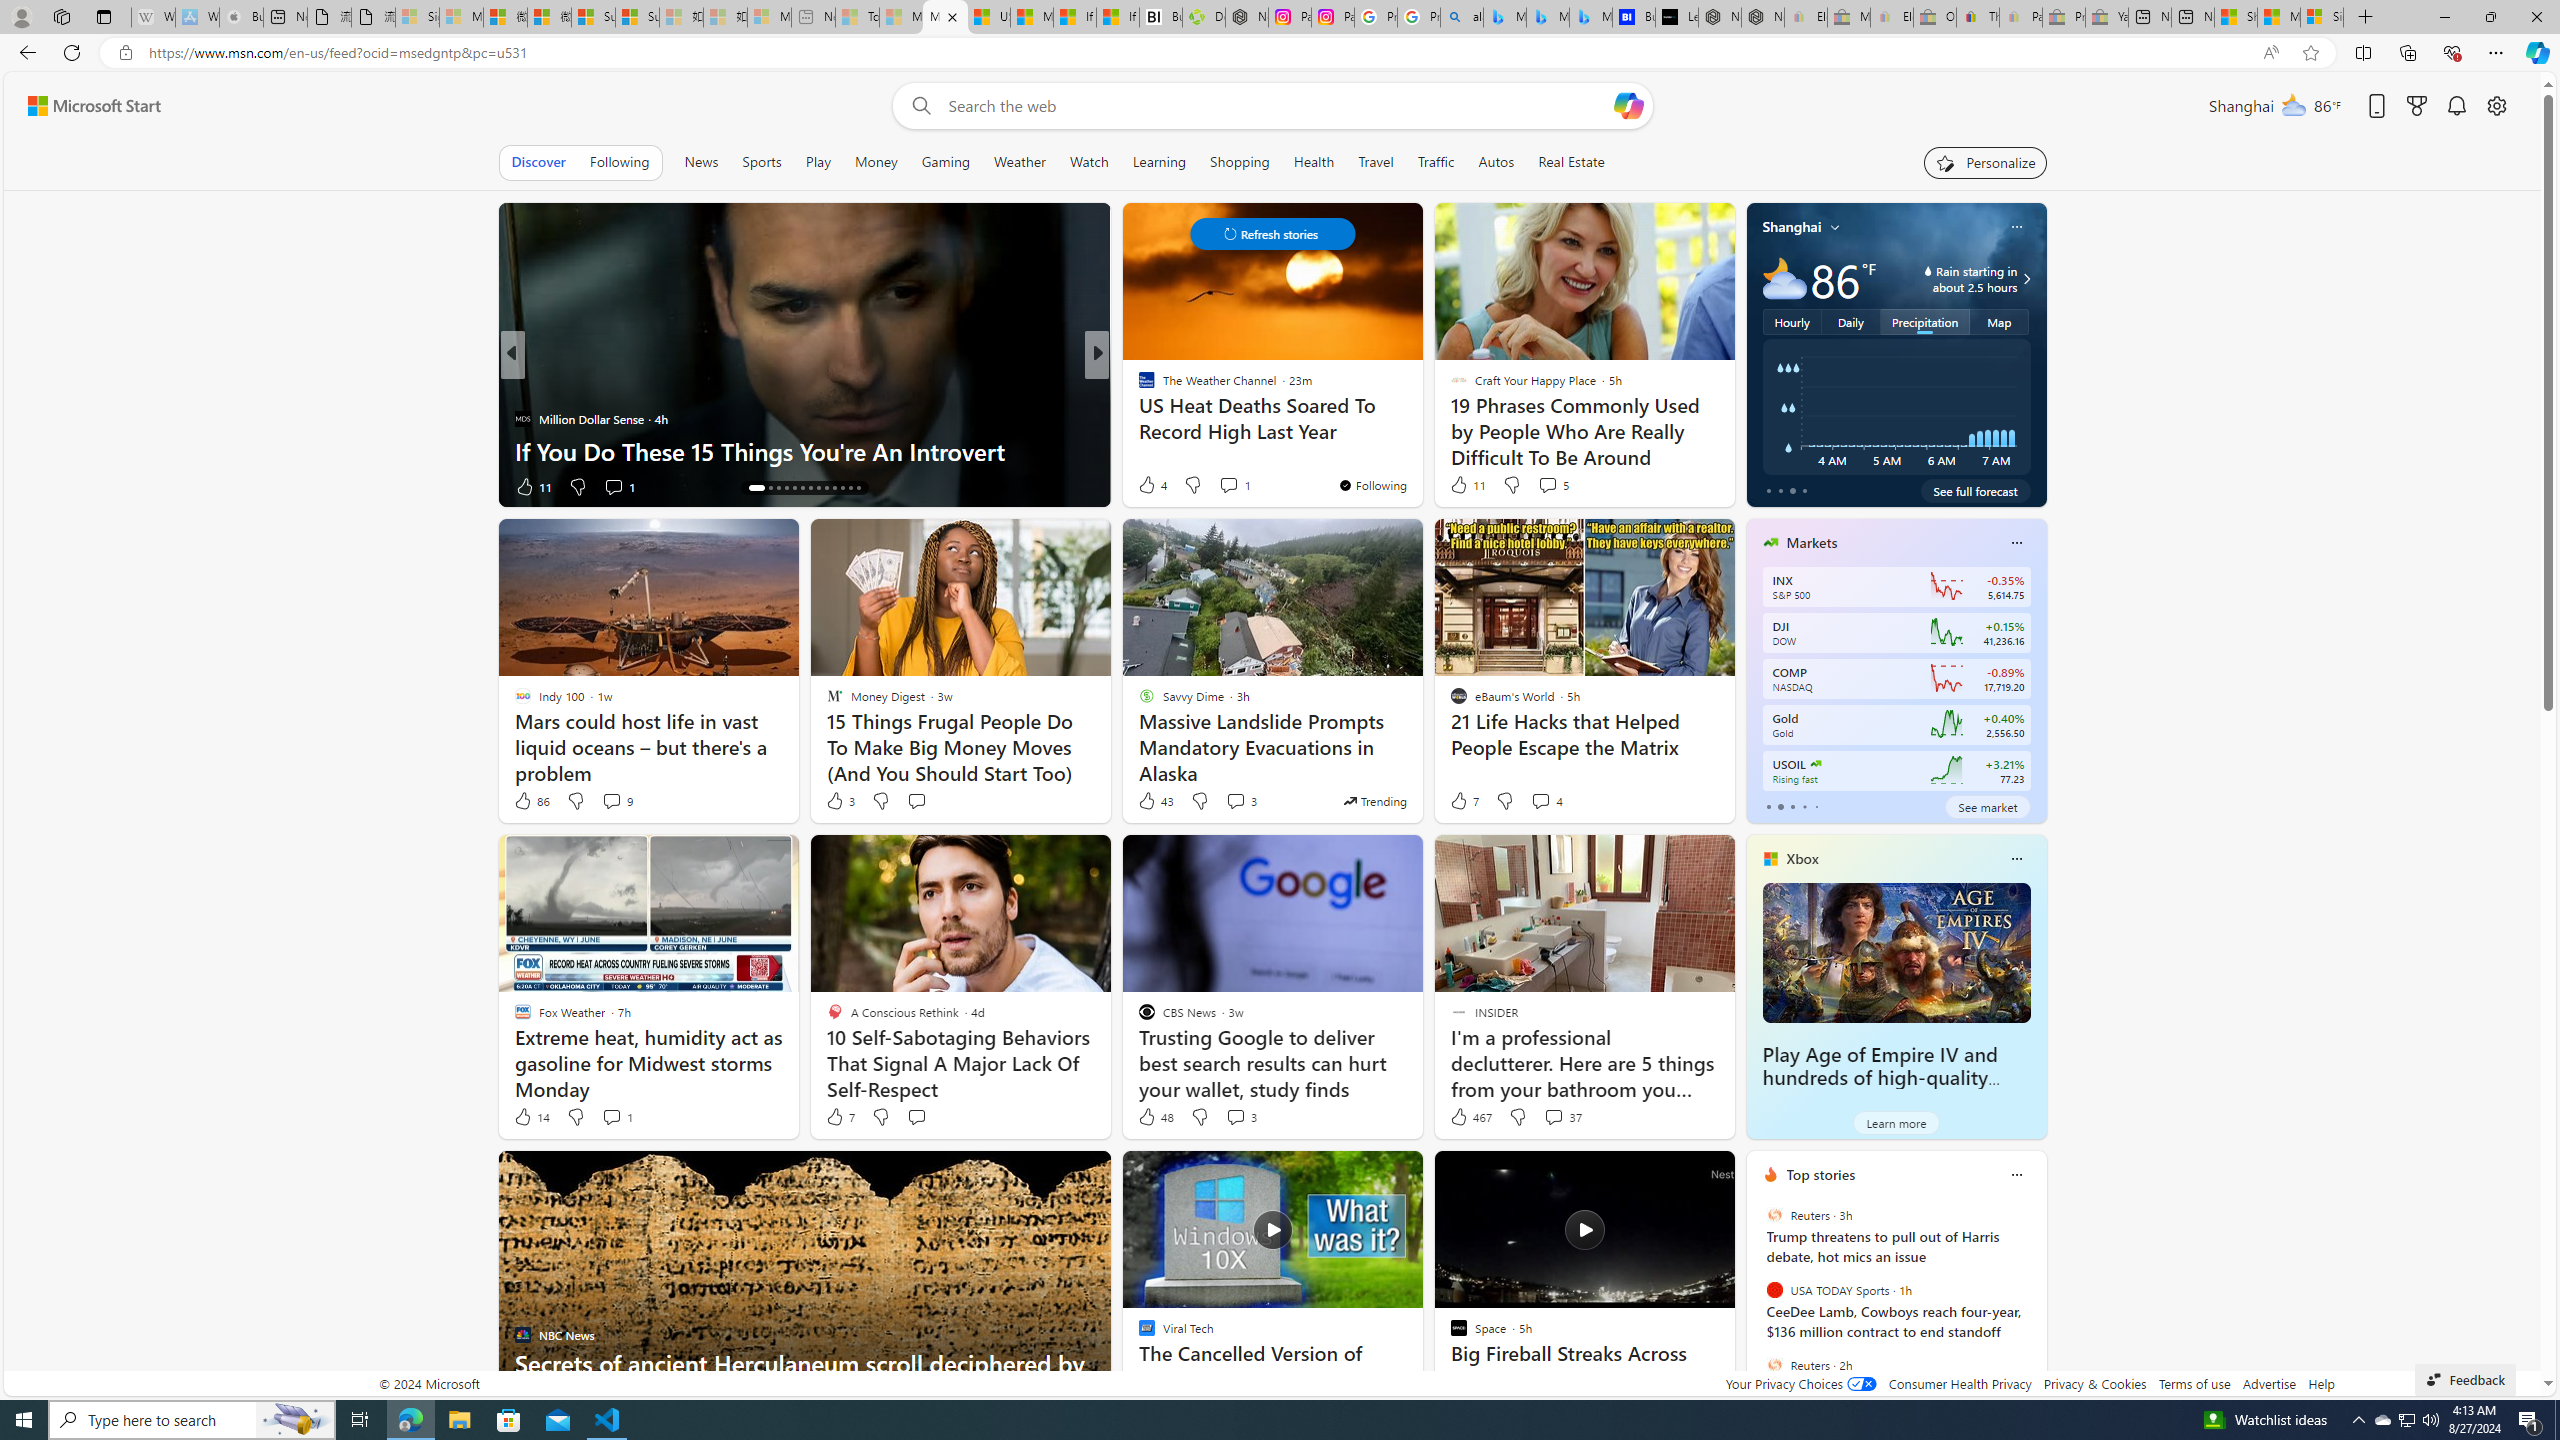  What do you see at coordinates (1590, 16) in the screenshot?
I see `'Microsoft Bing Travel - Shangri-La Hotel Bangkok'` at bounding box center [1590, 16].